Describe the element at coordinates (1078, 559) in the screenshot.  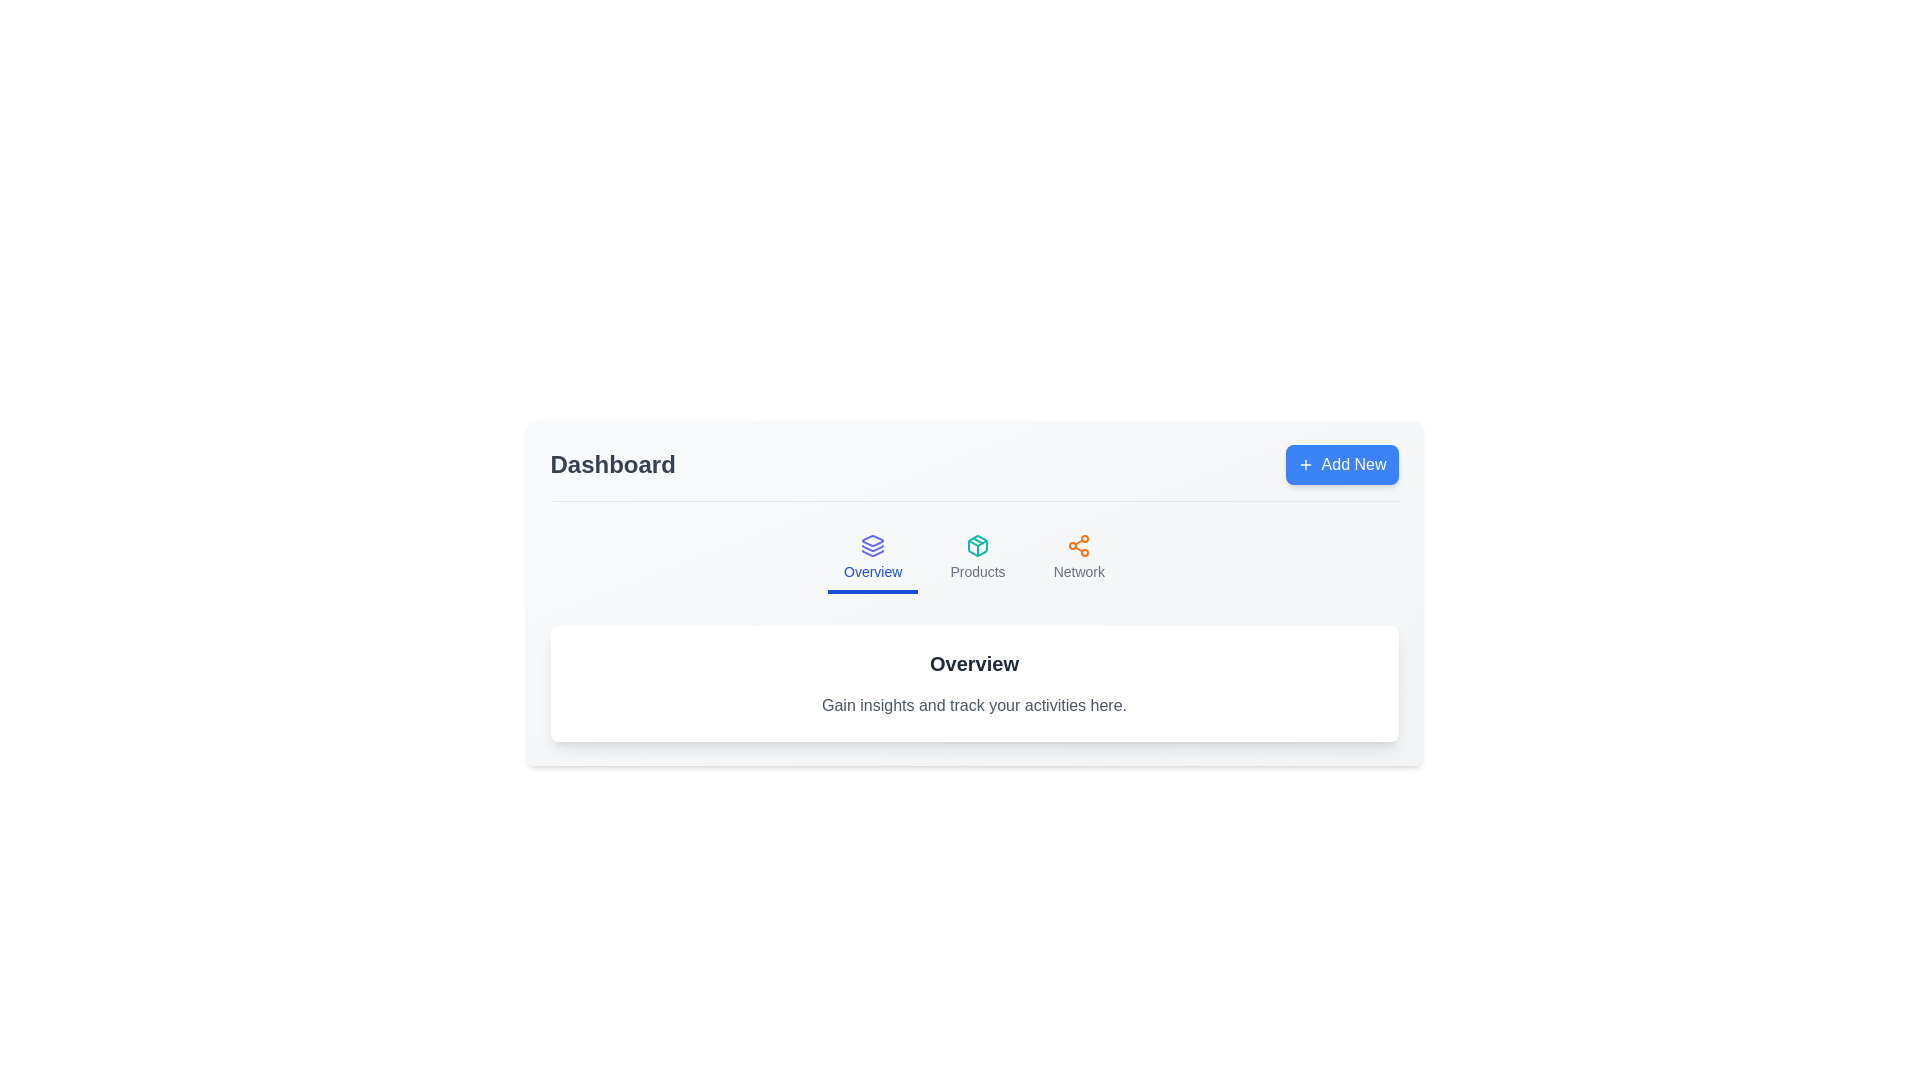
I see `the Network tab` at that location.